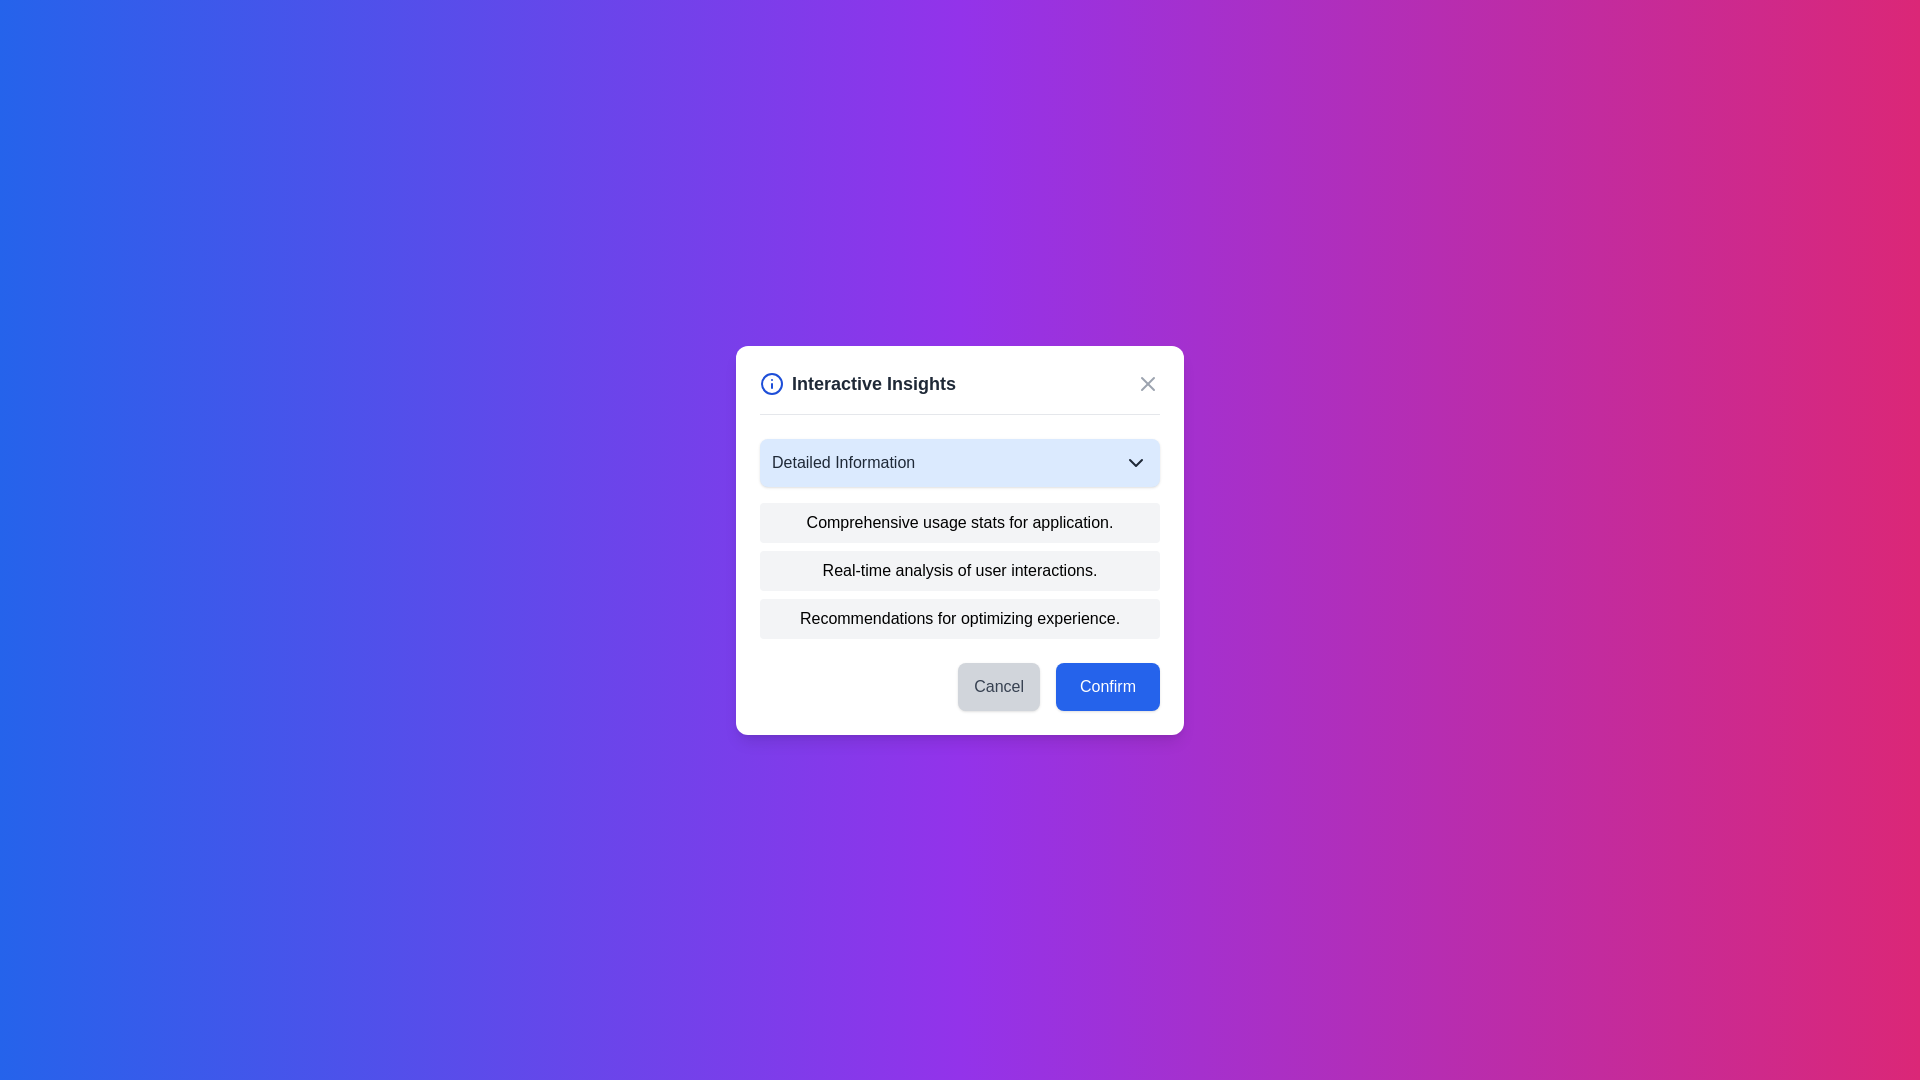 The width and height of the screenshot is (1920, 1080). Describe the element at coordinates (960, 521) in the screenshot. I see `text content of the first item in the vertical list of options within the 'Interactive Insights' modal window` at that location.